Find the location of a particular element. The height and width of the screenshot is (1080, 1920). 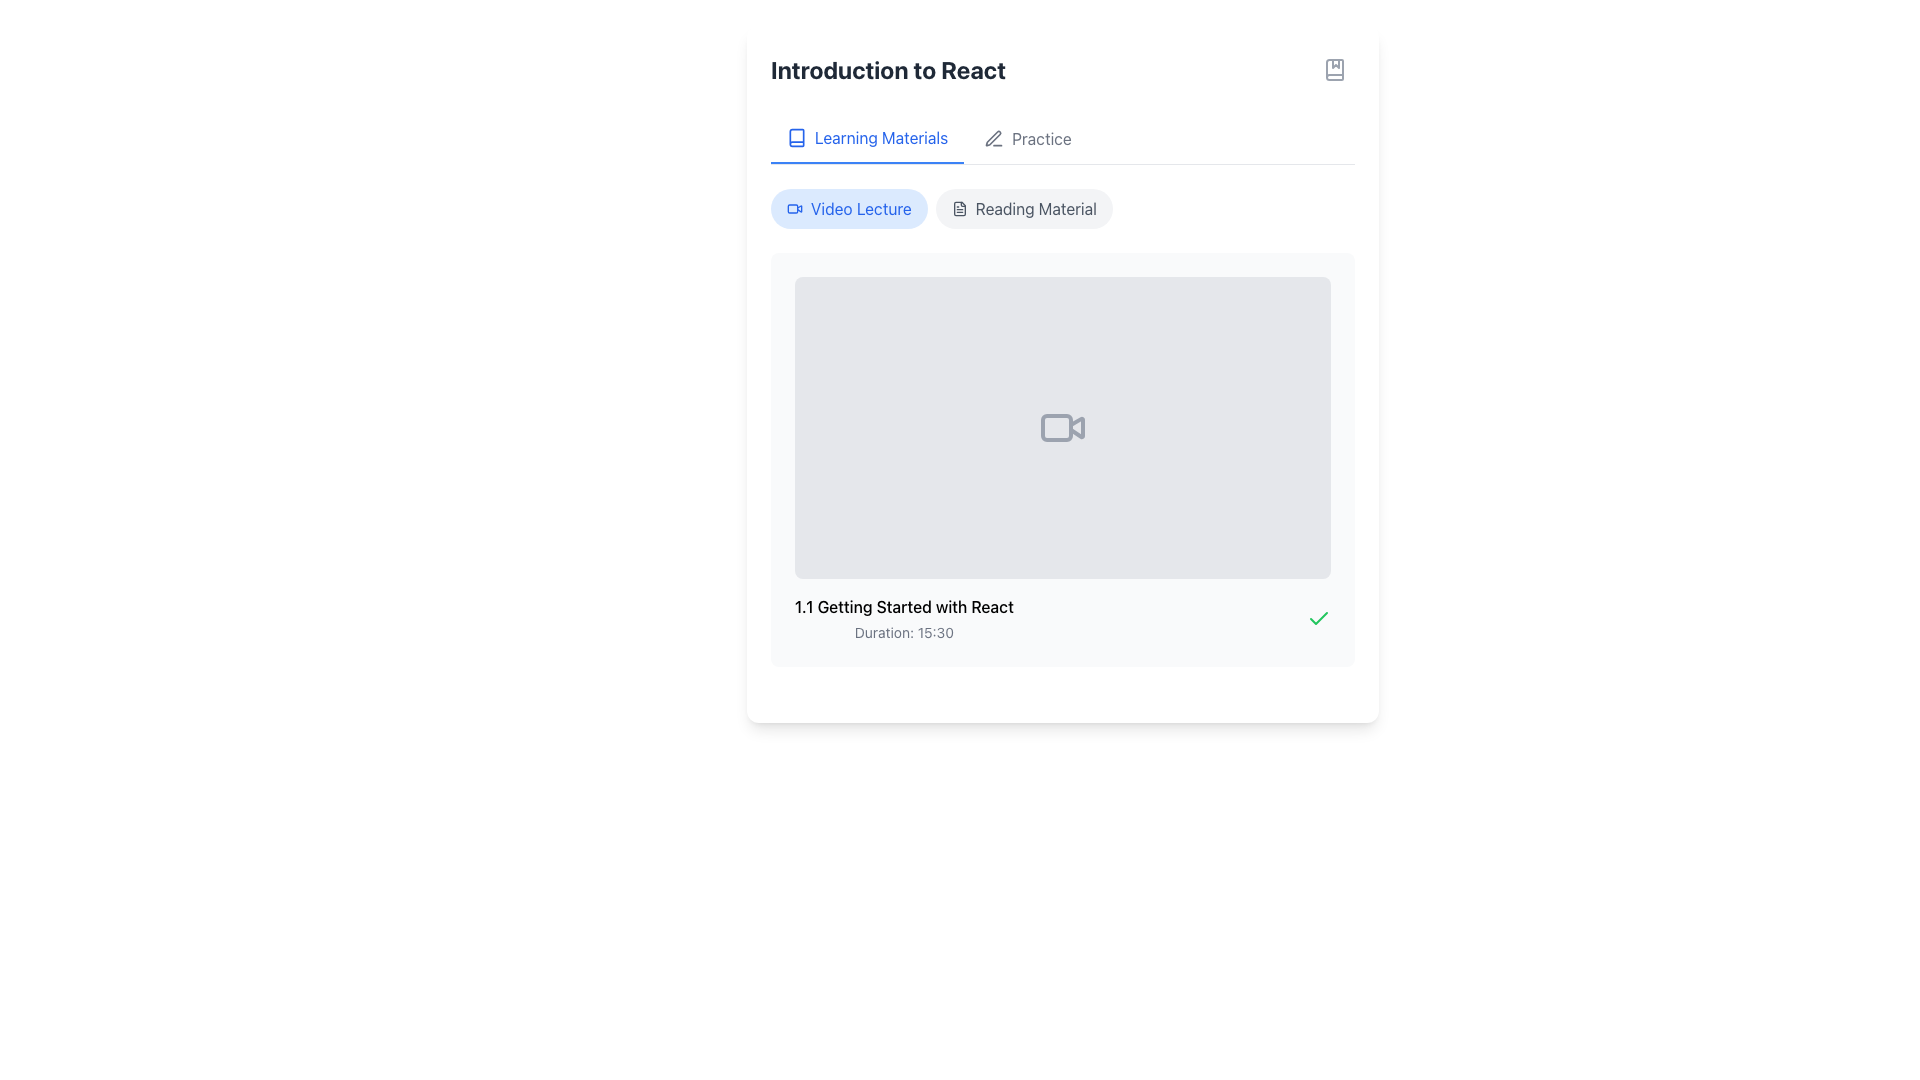

the 'Practice' text label, which is located at the rightmost position among selectable options near the top center of the page, following a pen icon is located at coordinates (1040, 137).